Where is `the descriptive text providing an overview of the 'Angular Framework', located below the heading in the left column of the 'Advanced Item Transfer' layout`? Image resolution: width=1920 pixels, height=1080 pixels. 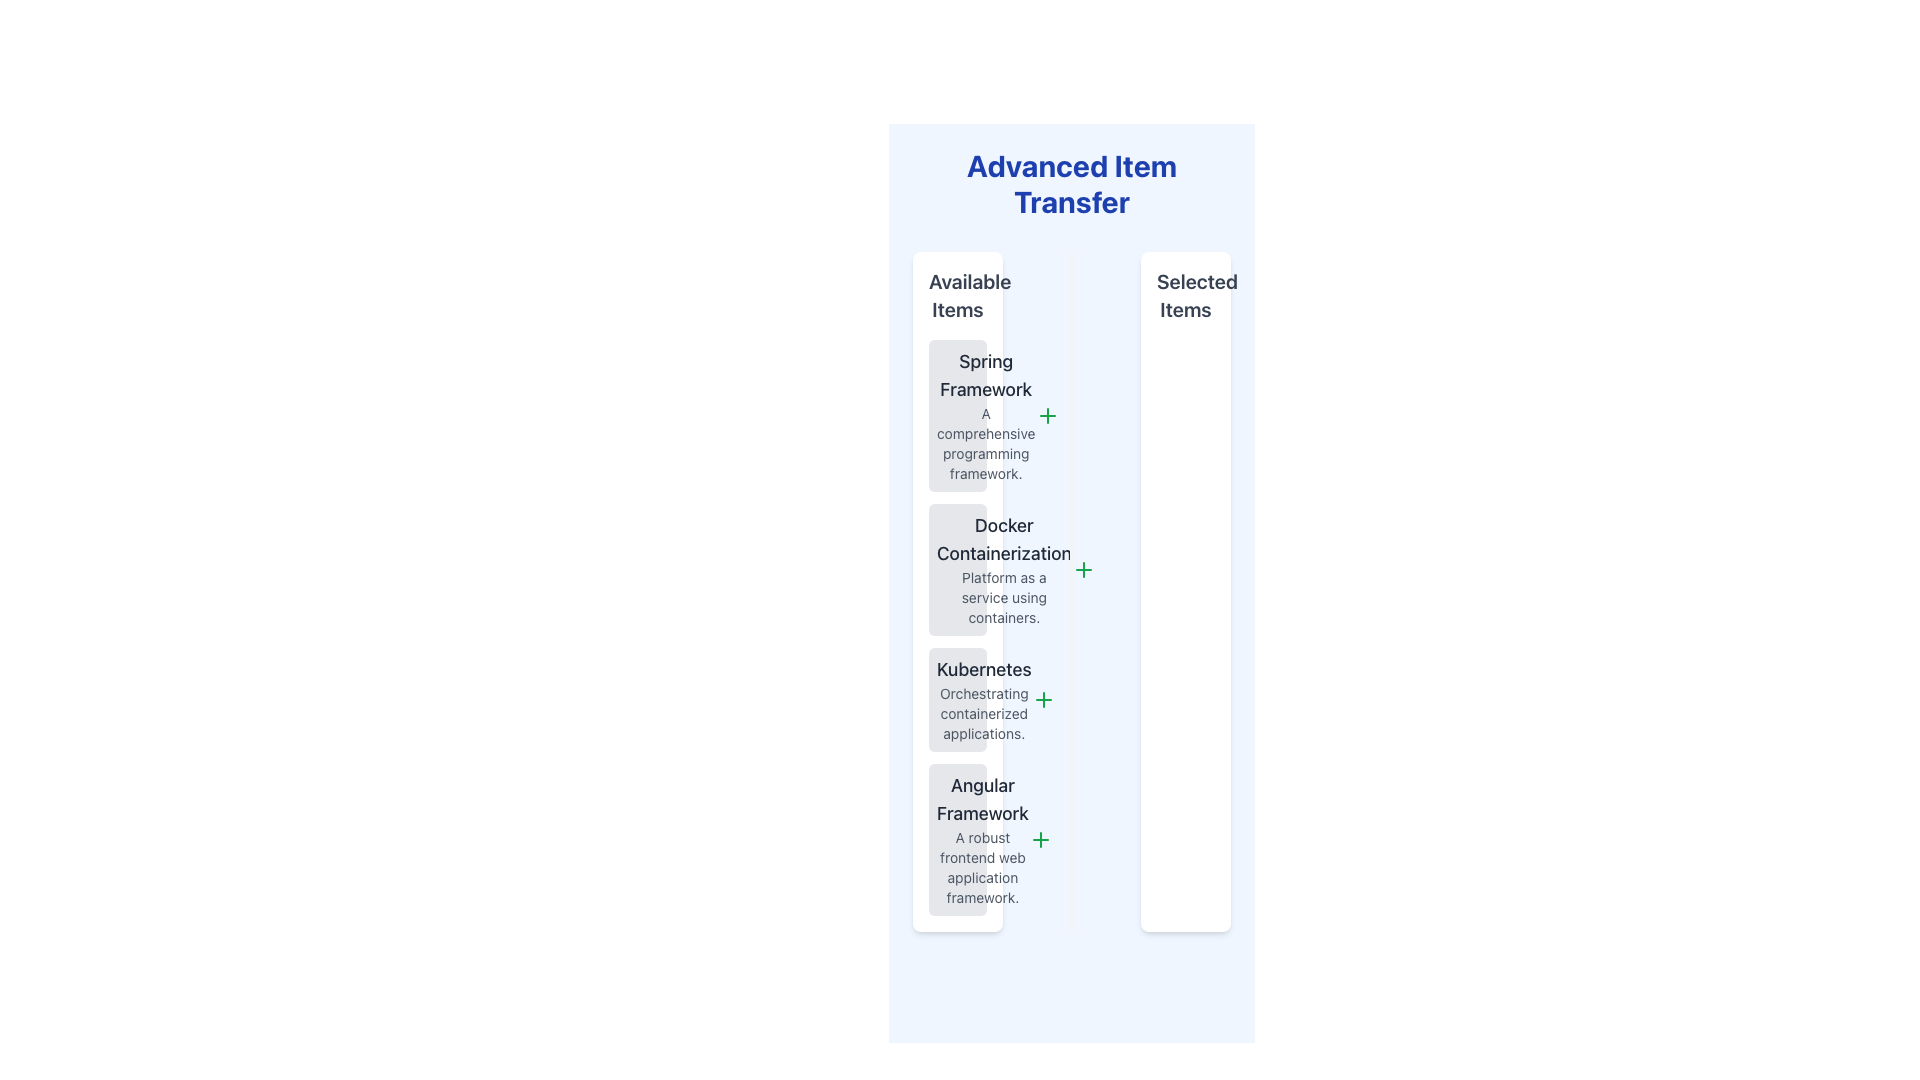
the descriptive text providing an overview of the 'Angular Framework', located below the heading in the left column of the 'Advanced Item Transfer' layout is located at coordinates (983, 866).